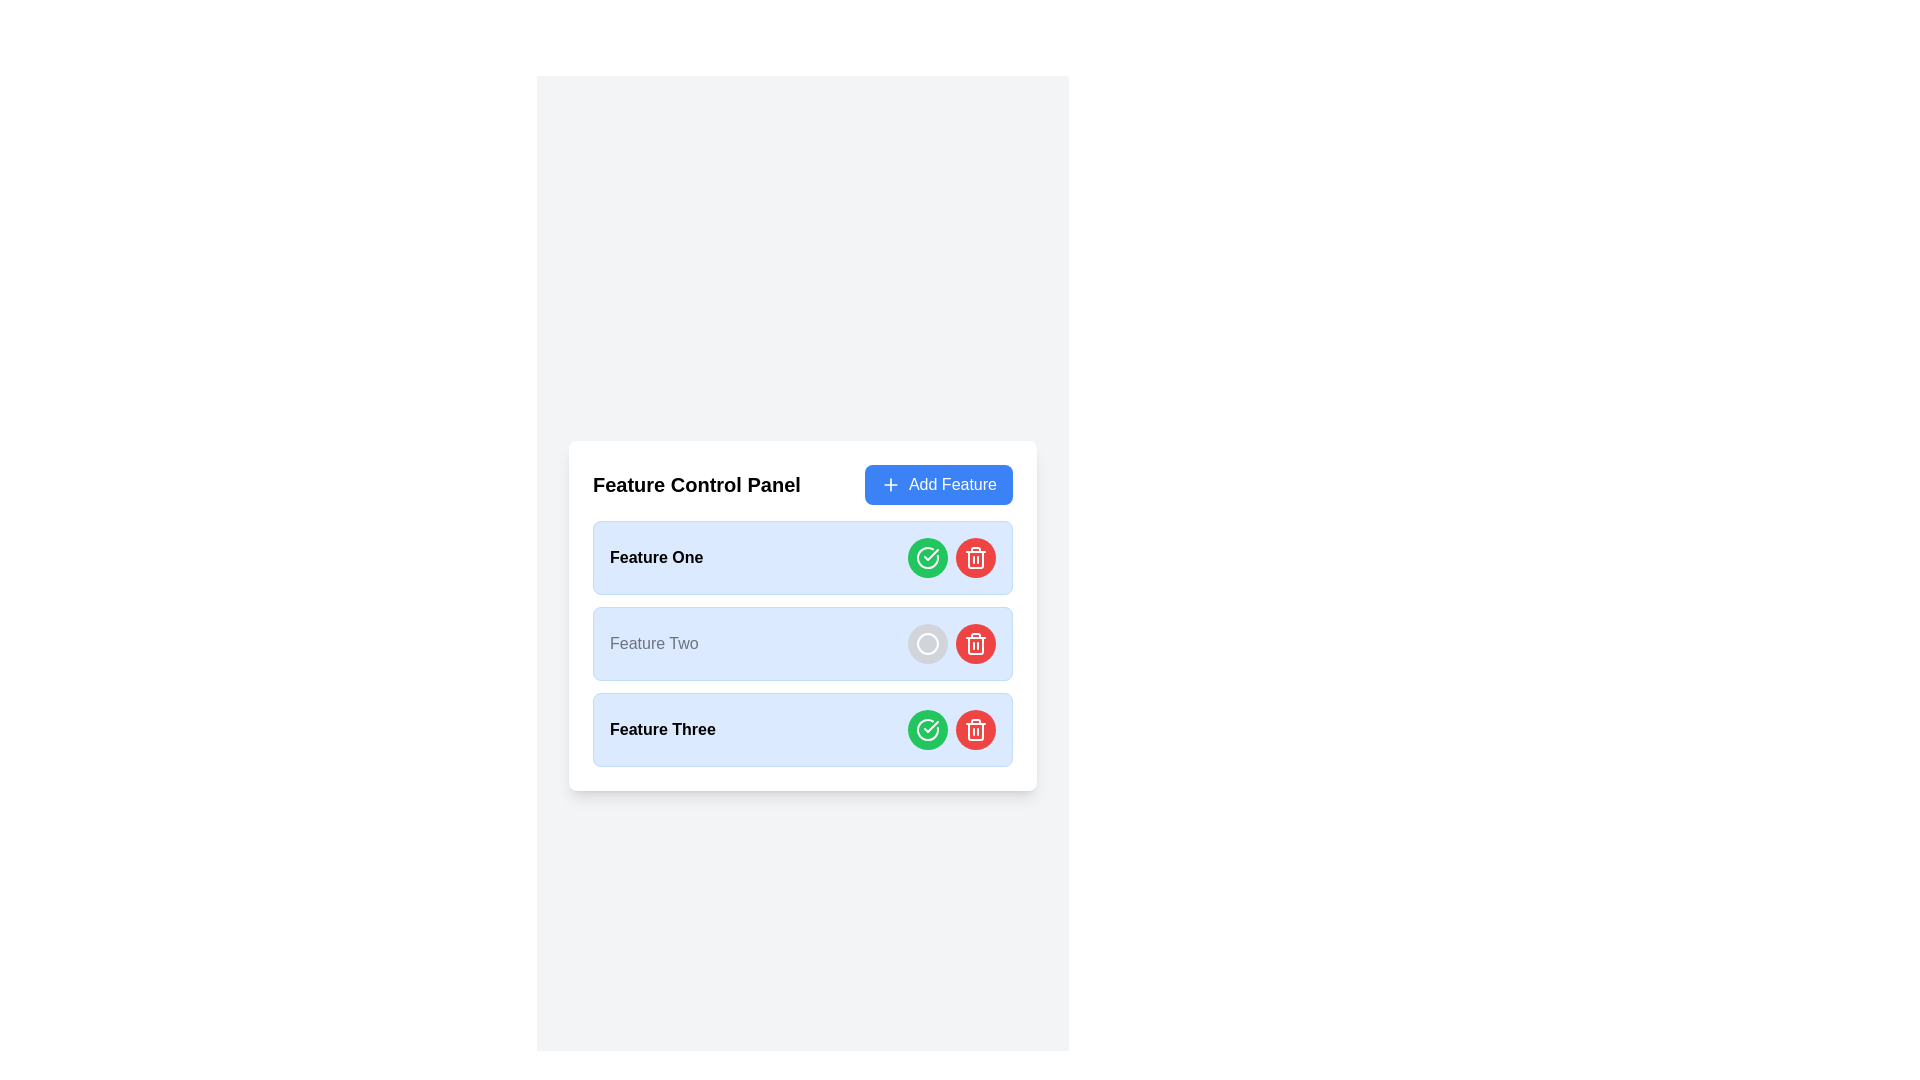 This screenshot has height=1080, width=1920. Describe the element at coordinates (926, 729) in the screenshot. I see `the confirmation button located to the left of the second button in the third row of the feature control list labeled 'Feature Three' to trigger a tooltip or visual feedback` at that location.